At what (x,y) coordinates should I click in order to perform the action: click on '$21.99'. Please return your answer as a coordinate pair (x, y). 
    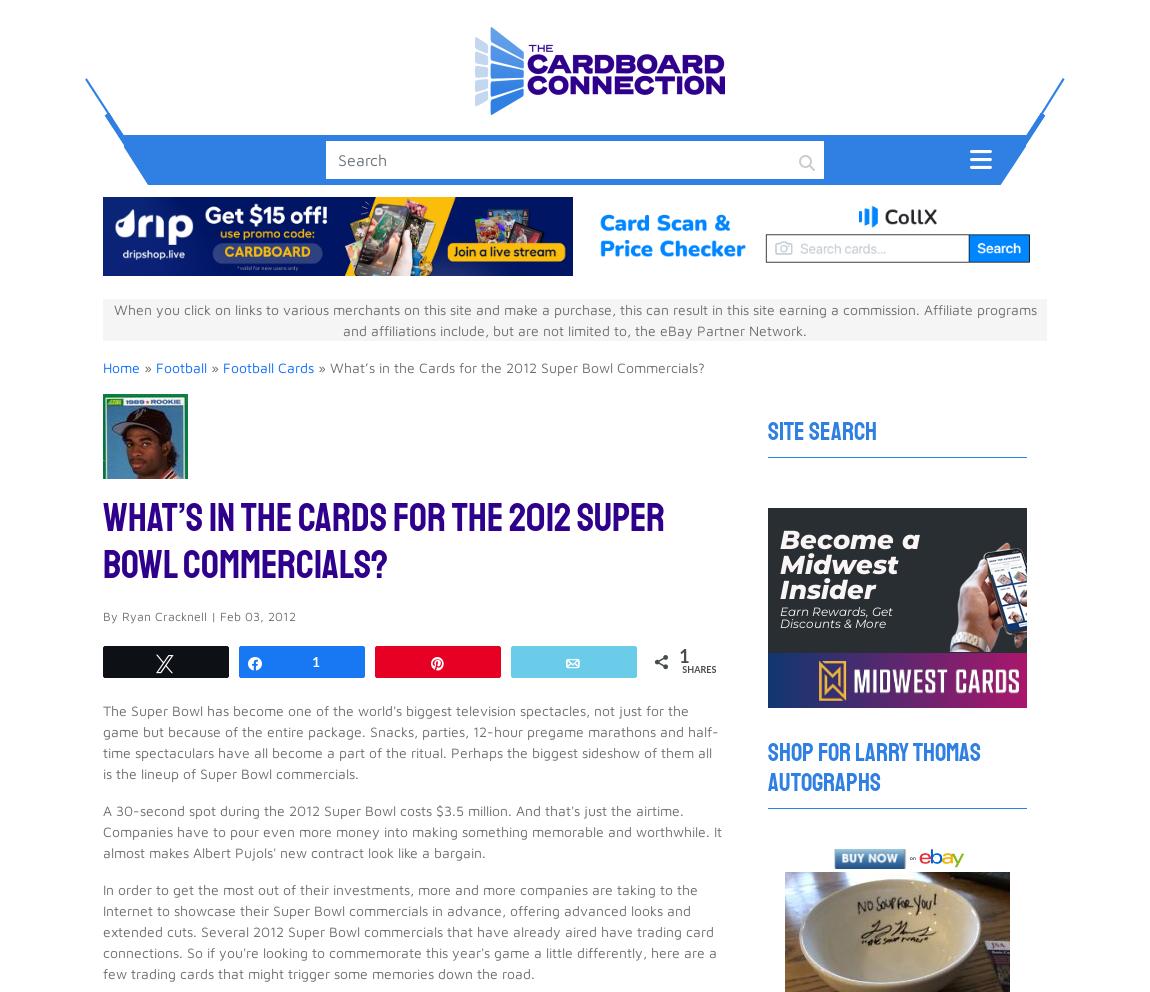
    Looking at the image, I should click on (641, 600).